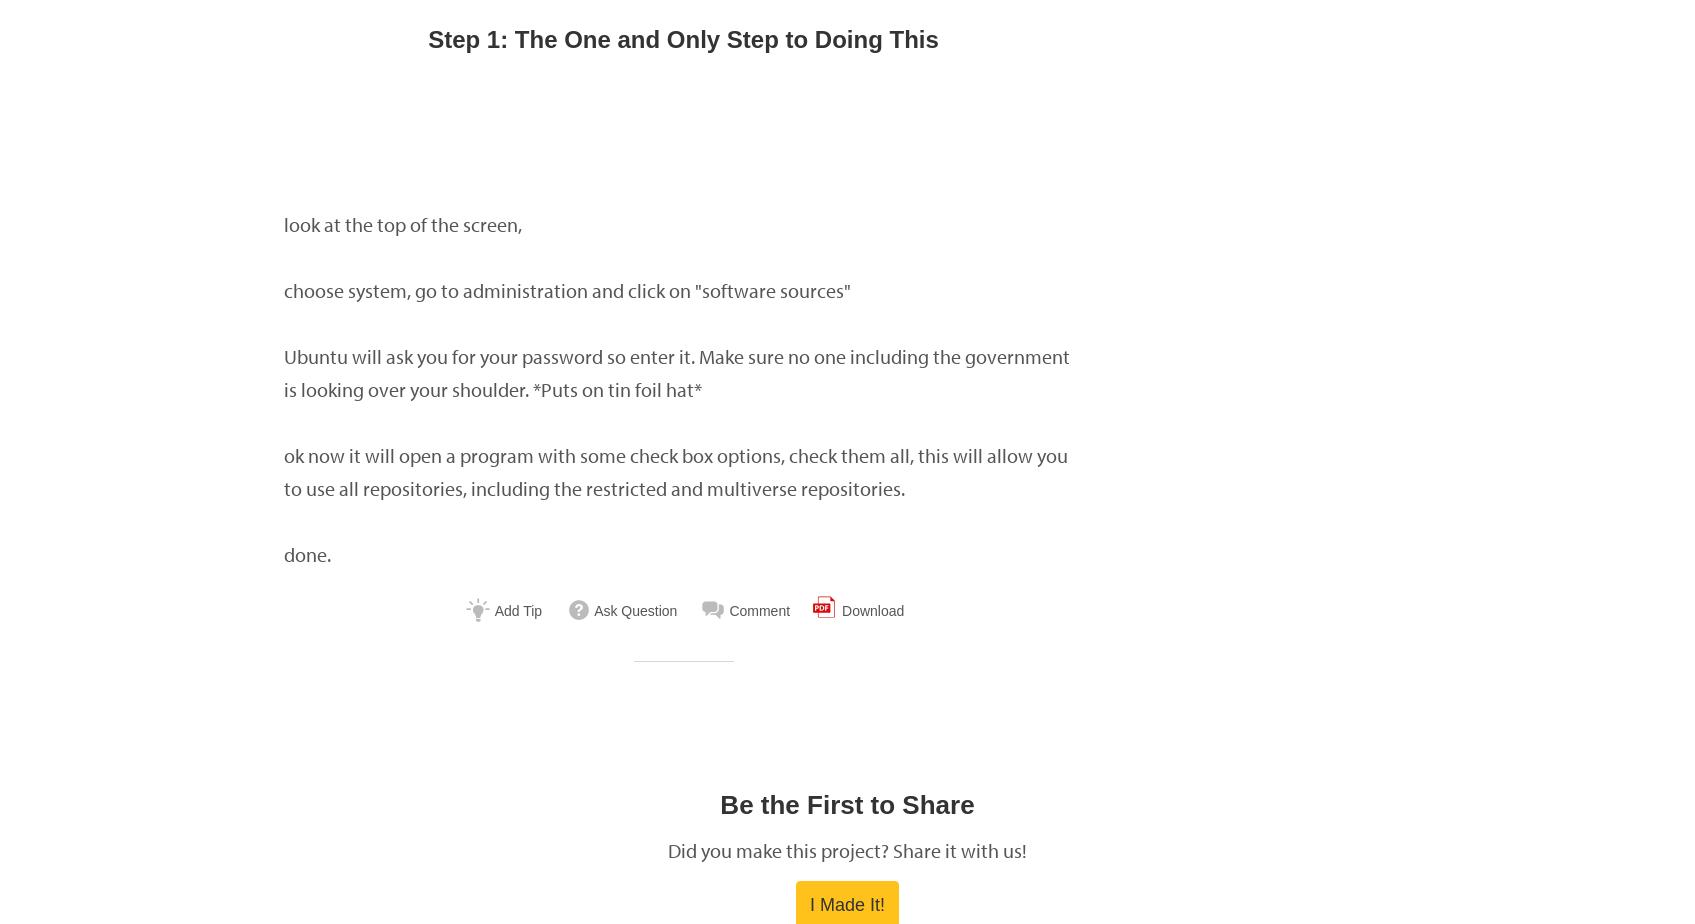  Describe the element at coordinates (675, 373) in the screenshot. I see `'Ubuntu will ask you for your password so enter it. Make sure no one including the government is looking over your shoulder.  *Puts on tin foil hat*'` at that location.